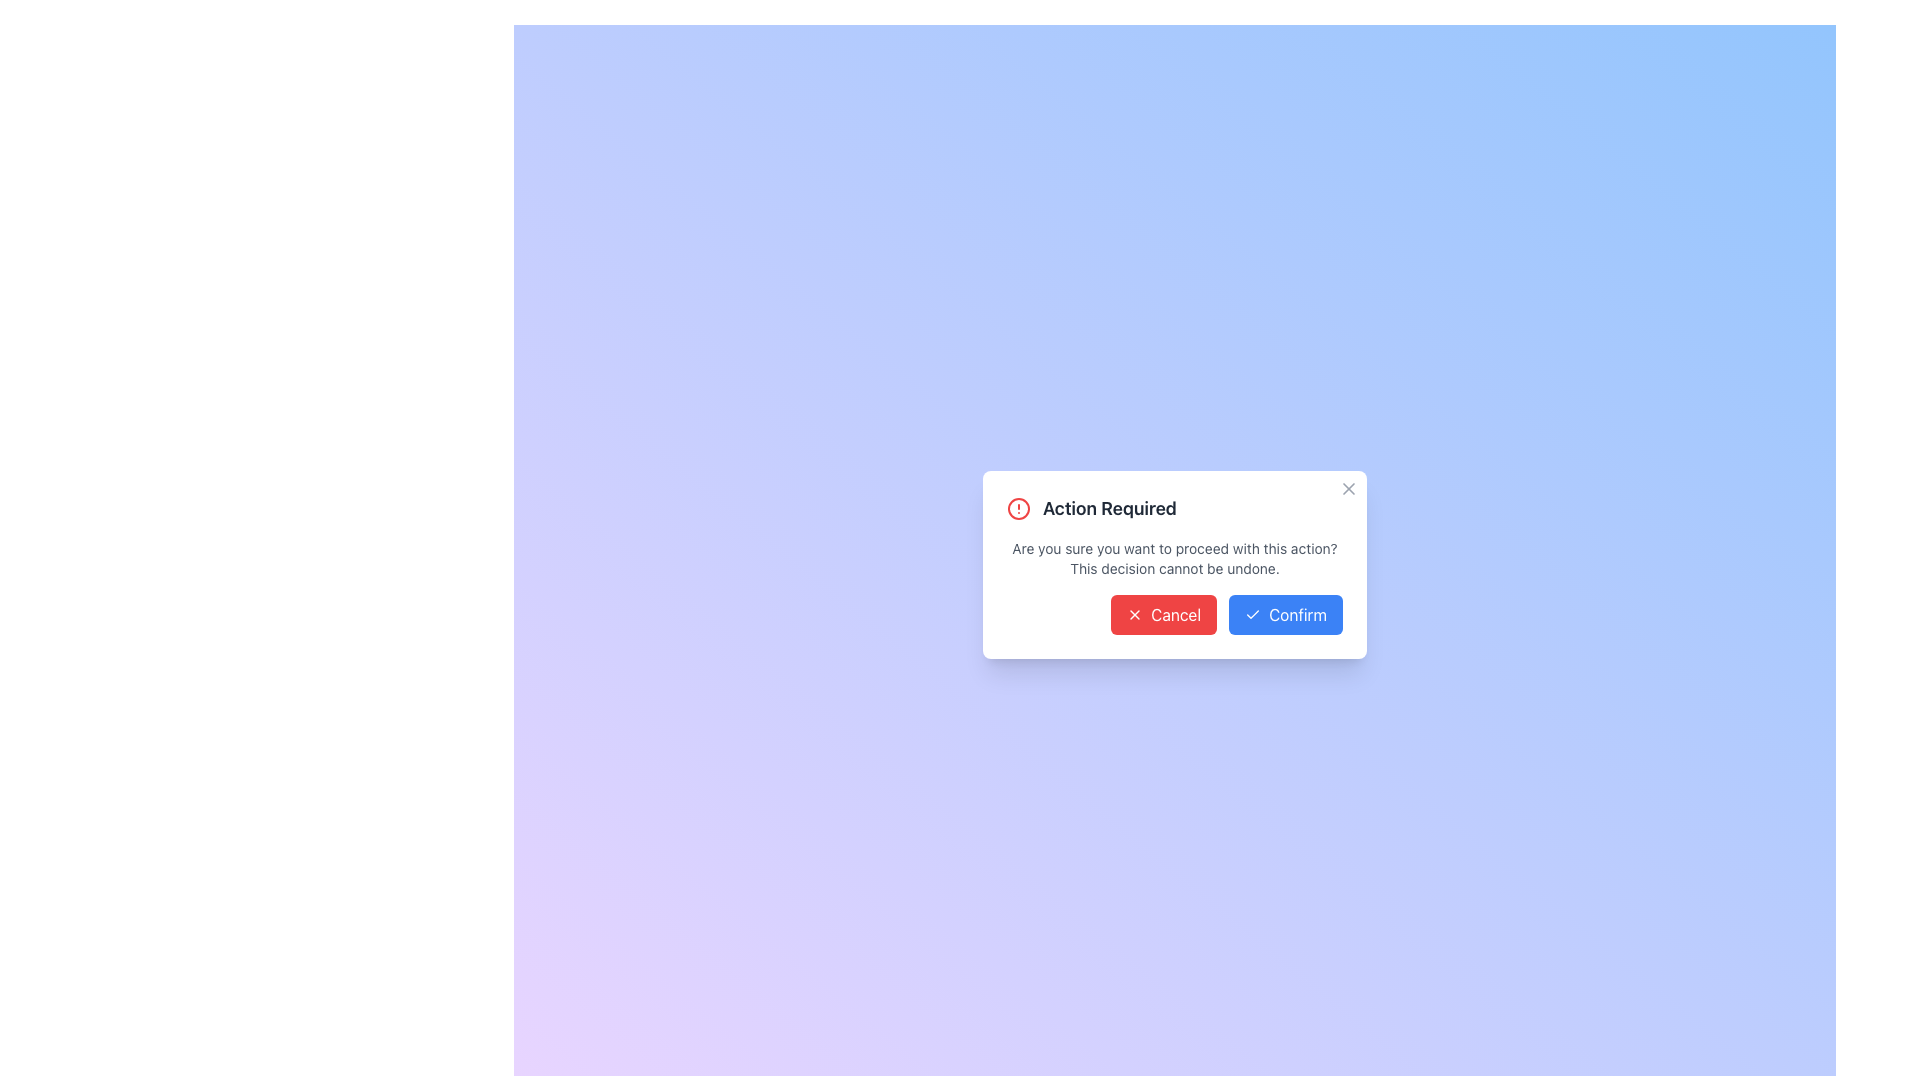  Describe the element at coordinates (1175, 613) in the screenshot. I see `the 'Cancel' button, which is part of the group of buttons labeled 'Cancel' (red background) and 'Confirm' (blue background) located at the bottom of the dialog box` at that location.